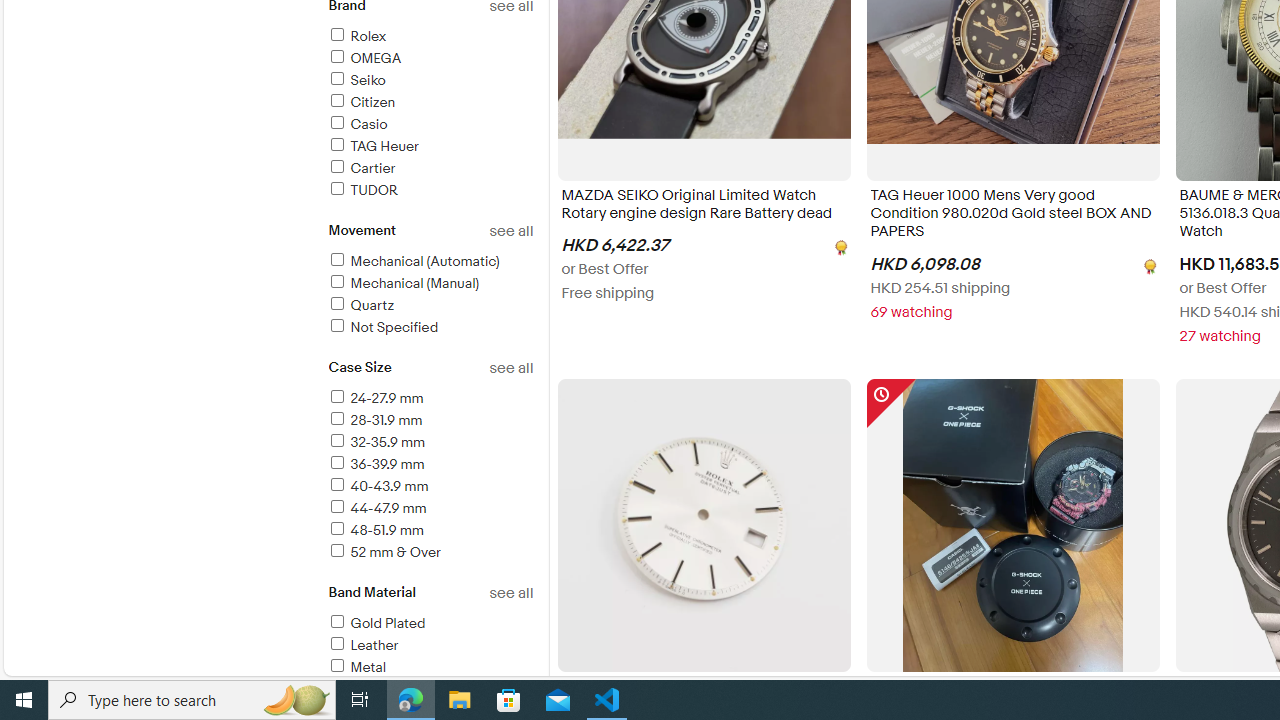 This screenshot has height=720, width=1280. I want to click on '44-47.9 mm', so click(429, 508).